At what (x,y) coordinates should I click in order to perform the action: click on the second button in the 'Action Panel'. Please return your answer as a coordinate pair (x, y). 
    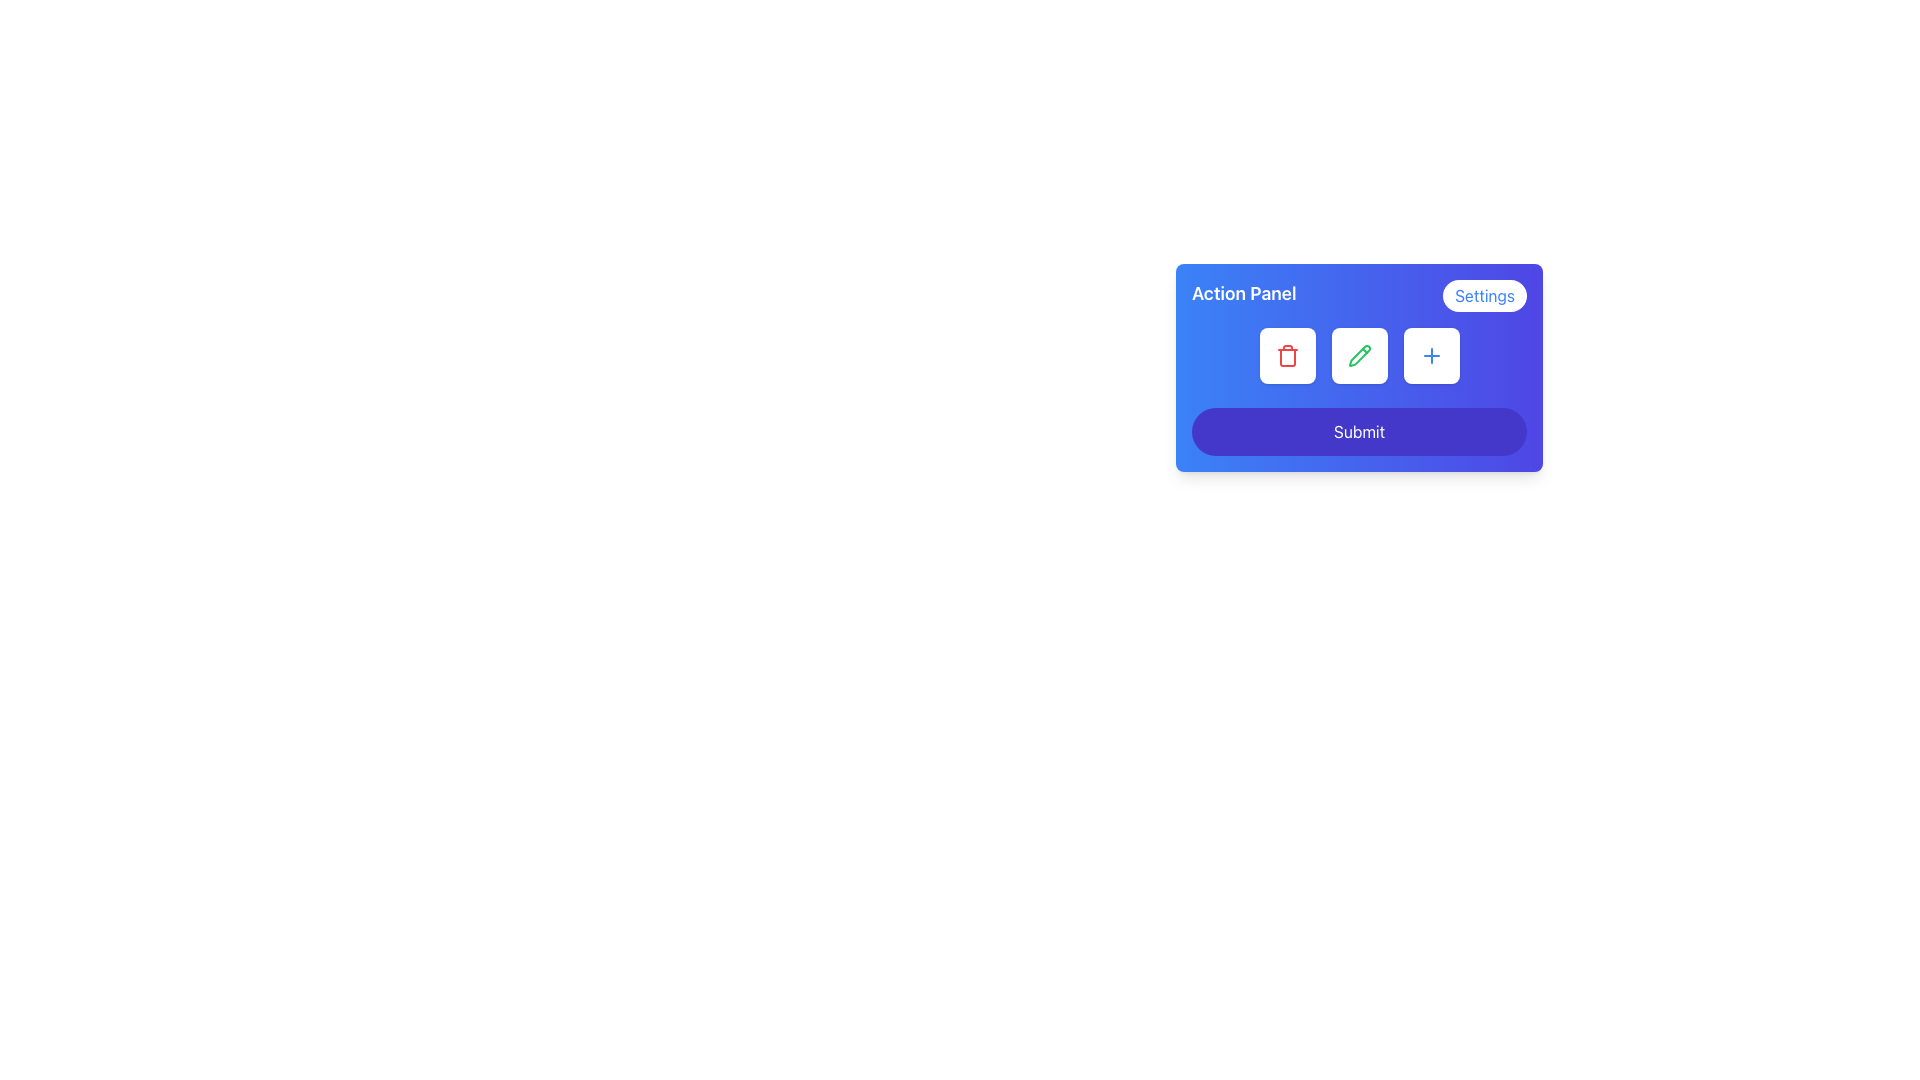
    Looking at the image, I should click on (1359, 367).